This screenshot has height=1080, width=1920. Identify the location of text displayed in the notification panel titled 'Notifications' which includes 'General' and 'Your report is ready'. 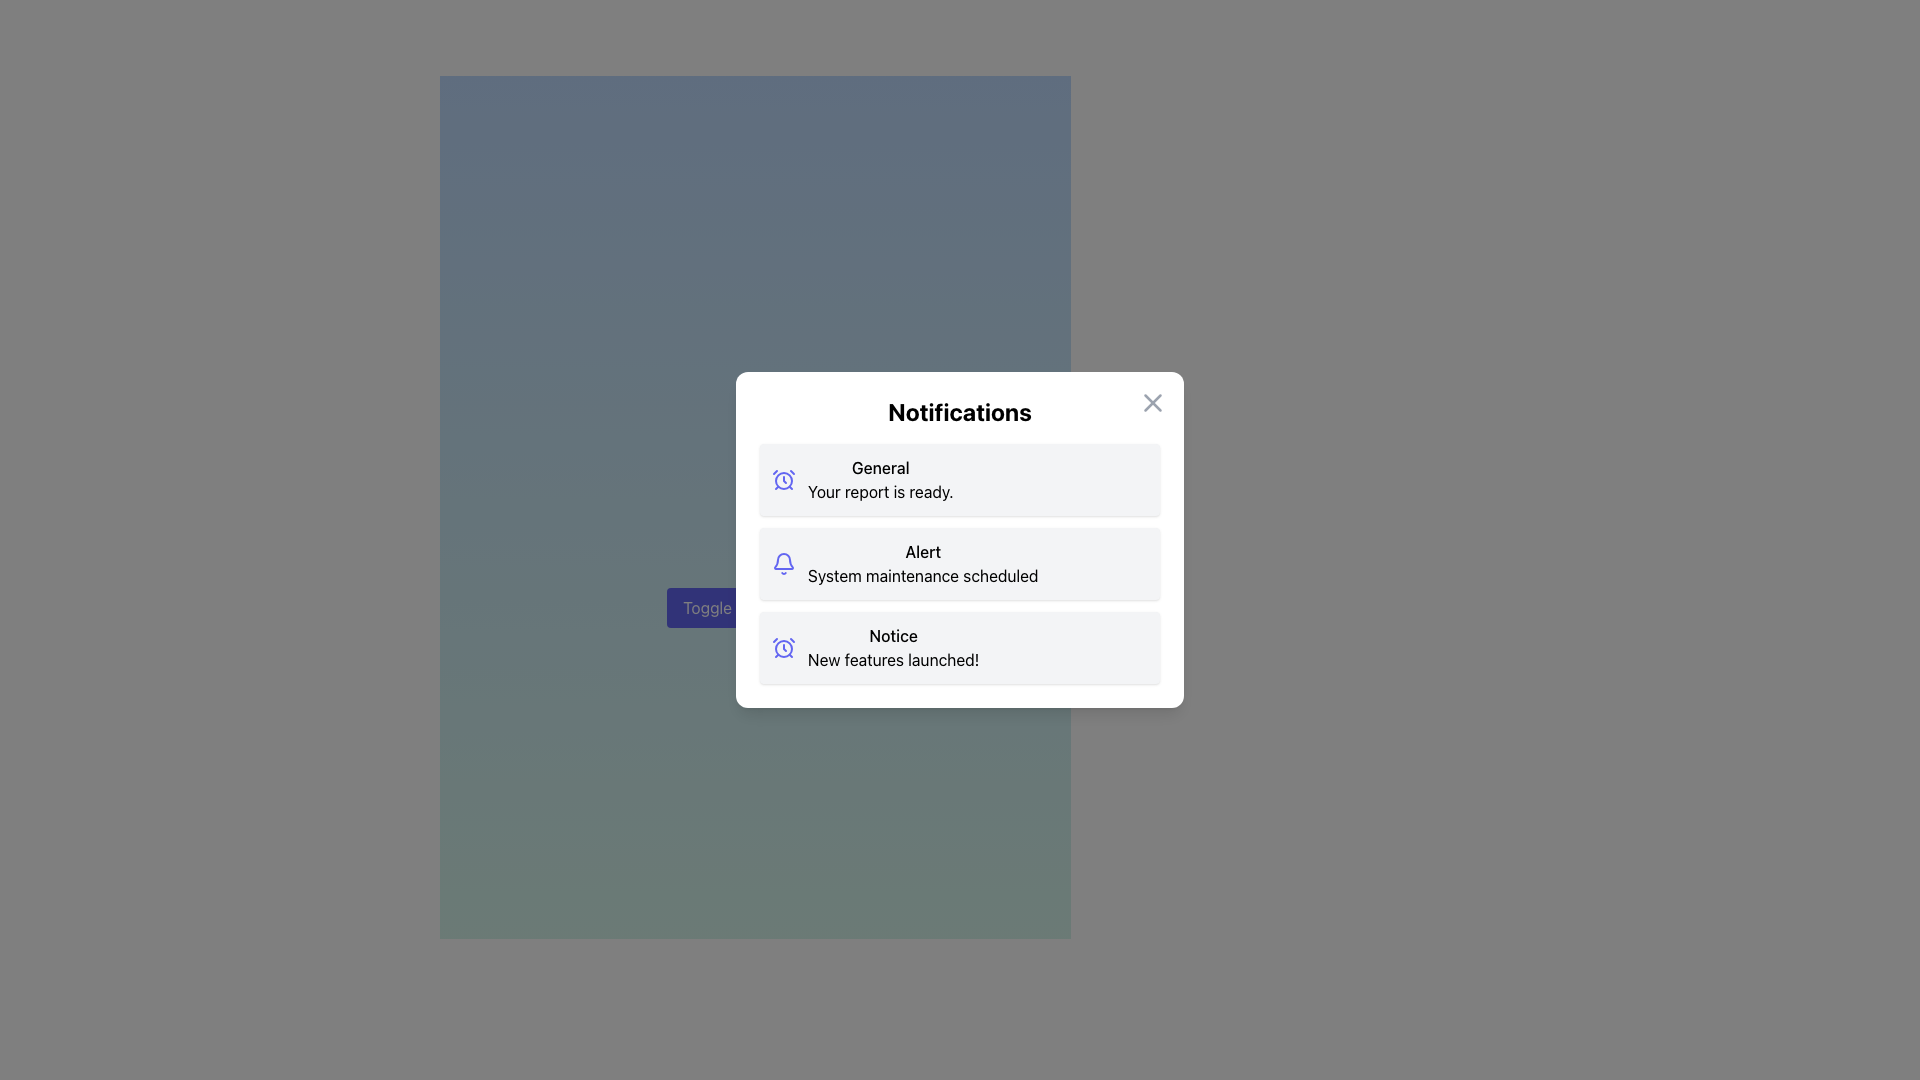
(880, 479).